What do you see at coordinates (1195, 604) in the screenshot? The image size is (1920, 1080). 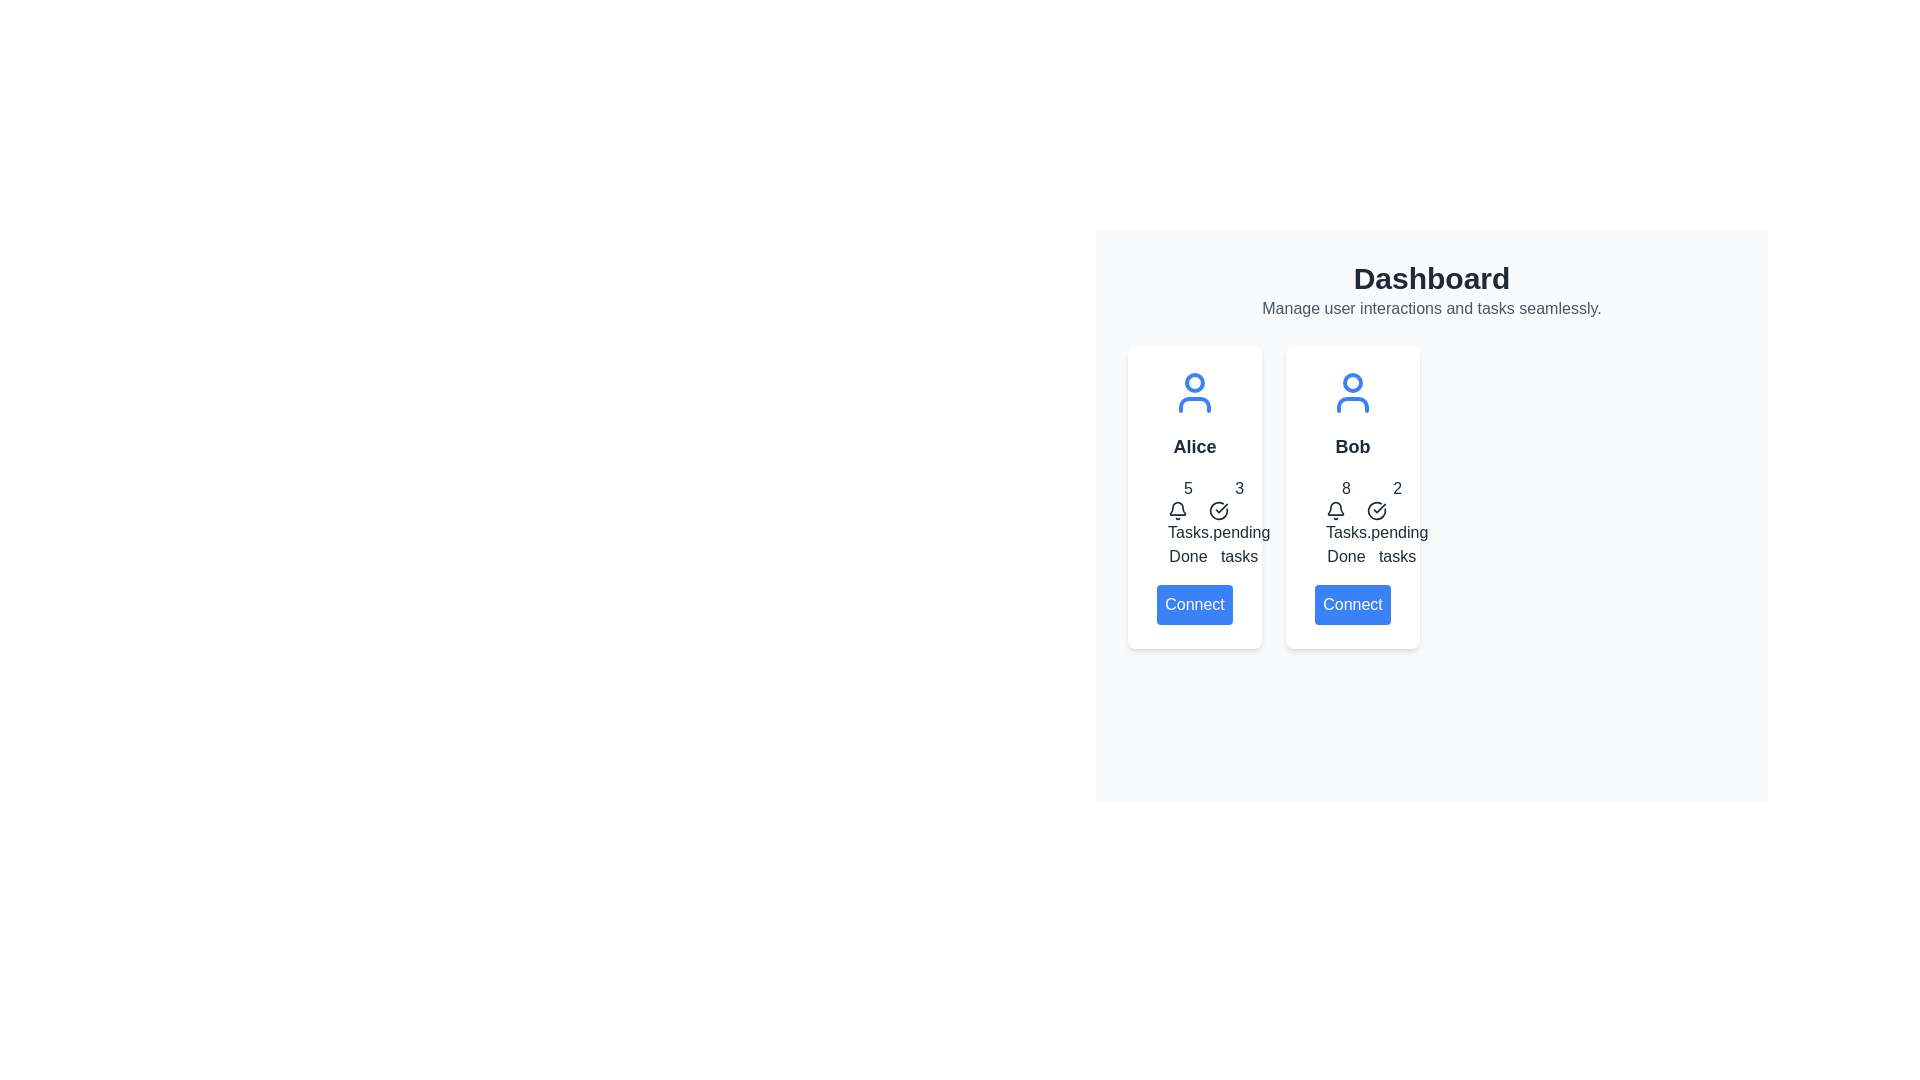 I see `the button located at the bottom of Alice's user card to initiate a connection` at bounding box center [1195, 604].